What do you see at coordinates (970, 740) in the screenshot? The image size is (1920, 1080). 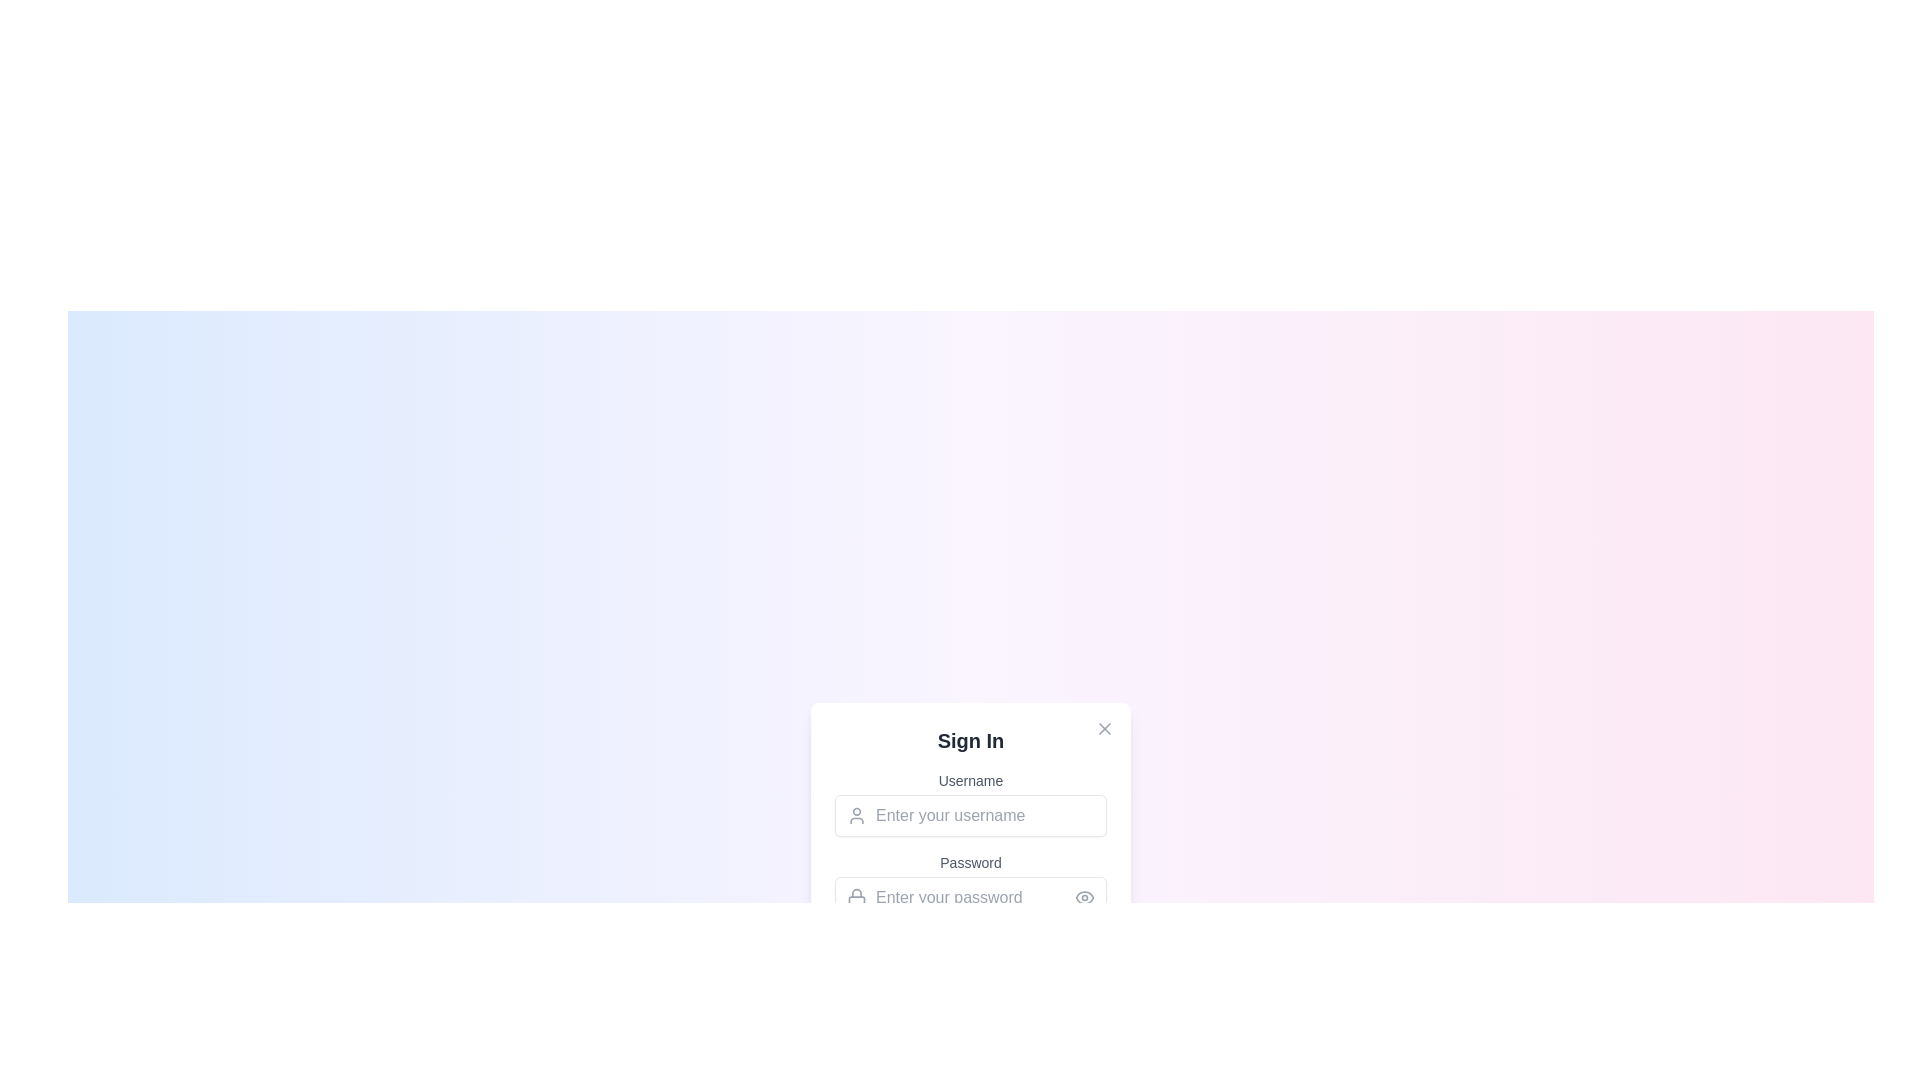 I see `the title text label for the login form, which is positioned above the 'Username' input field` at bounding box center [970, 740].